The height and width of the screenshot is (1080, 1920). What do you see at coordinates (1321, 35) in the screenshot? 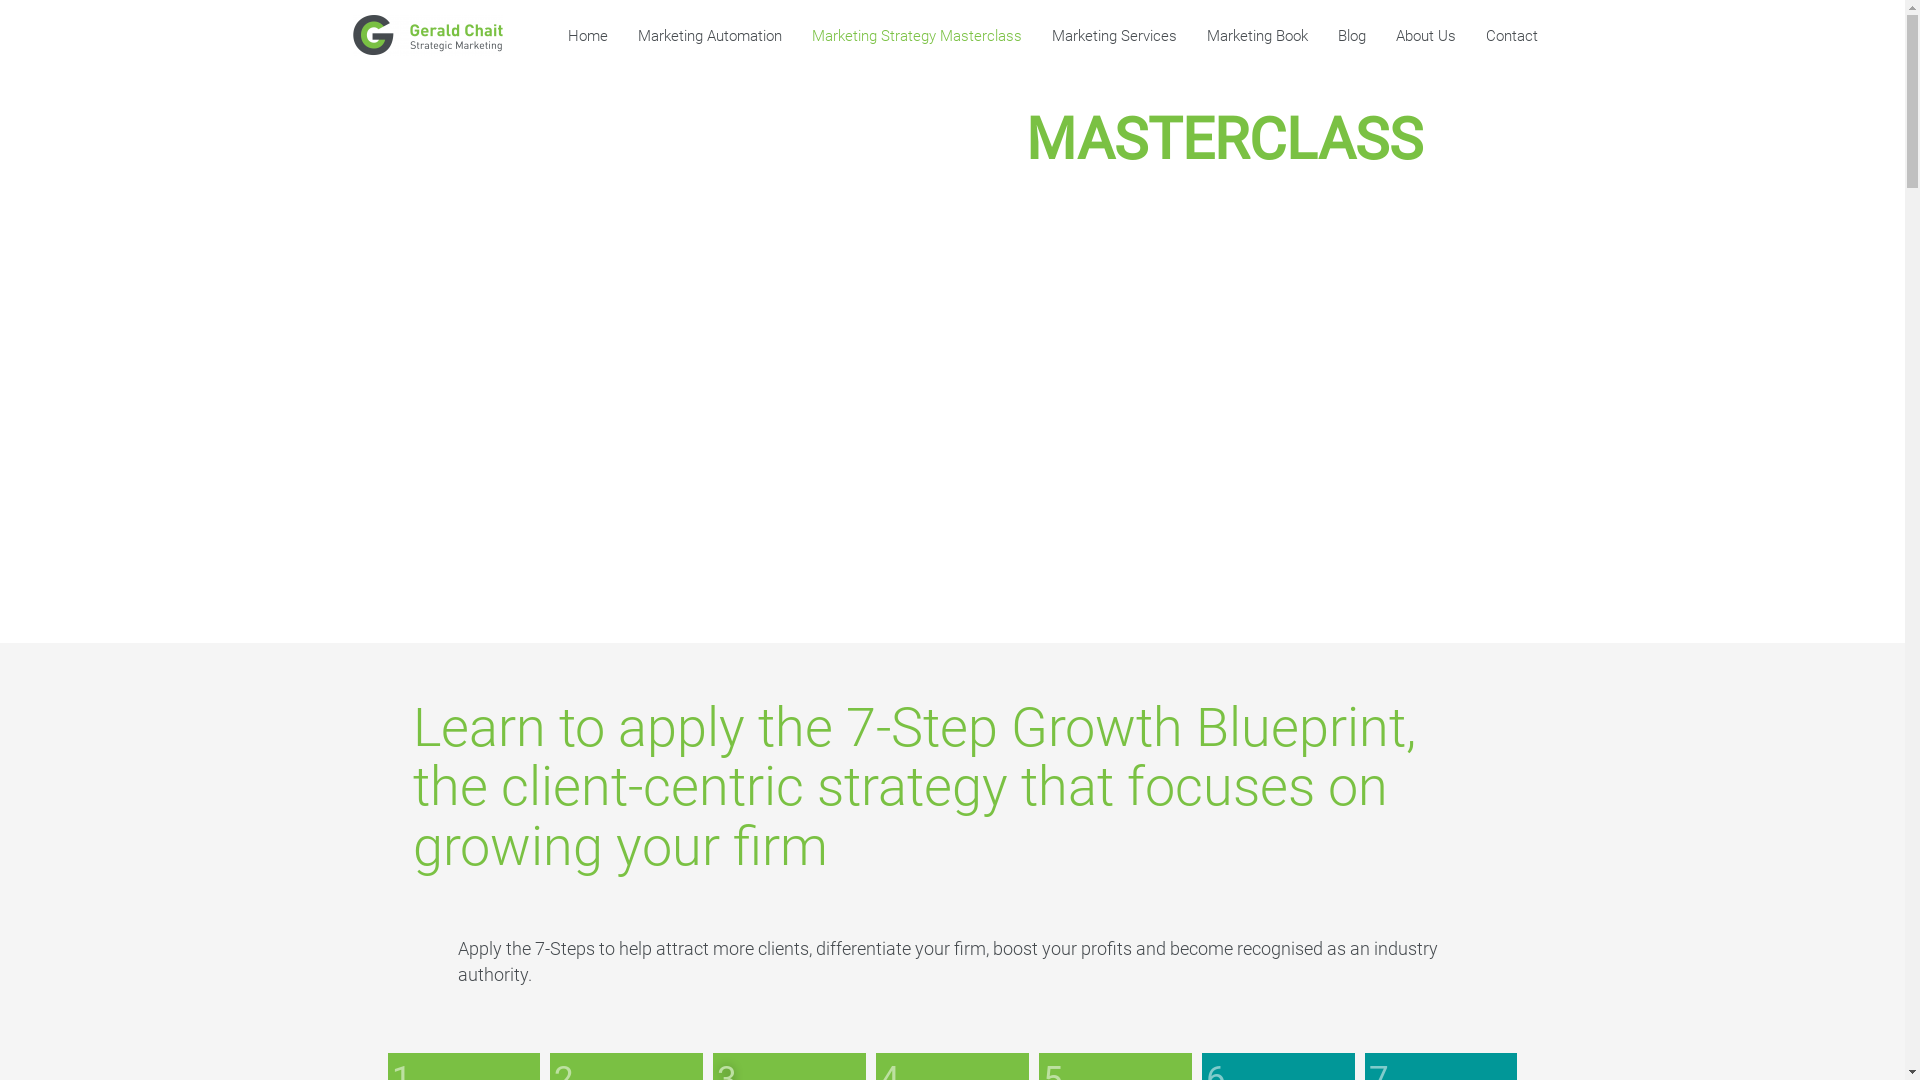
I see `'Blog'` at bounding box center [1321, 35].